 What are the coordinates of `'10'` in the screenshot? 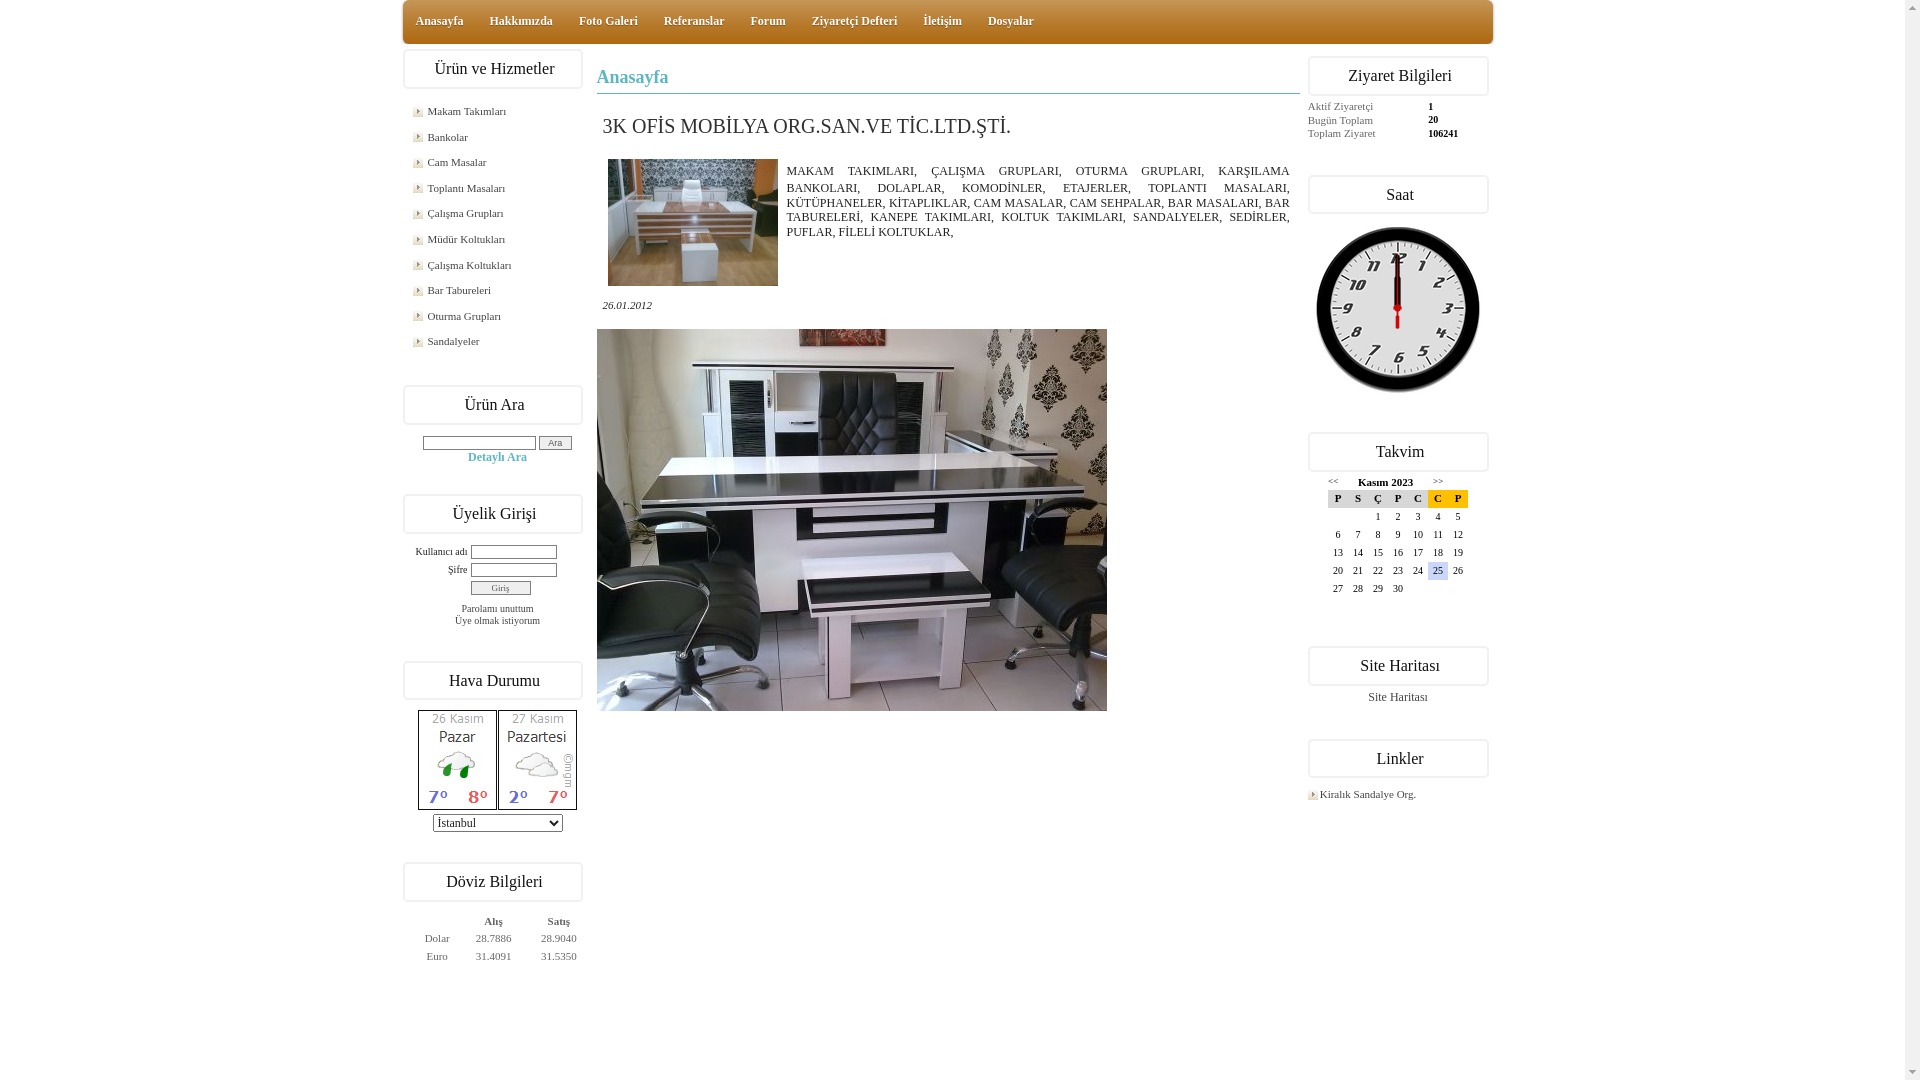 It's located at (1416, 534).